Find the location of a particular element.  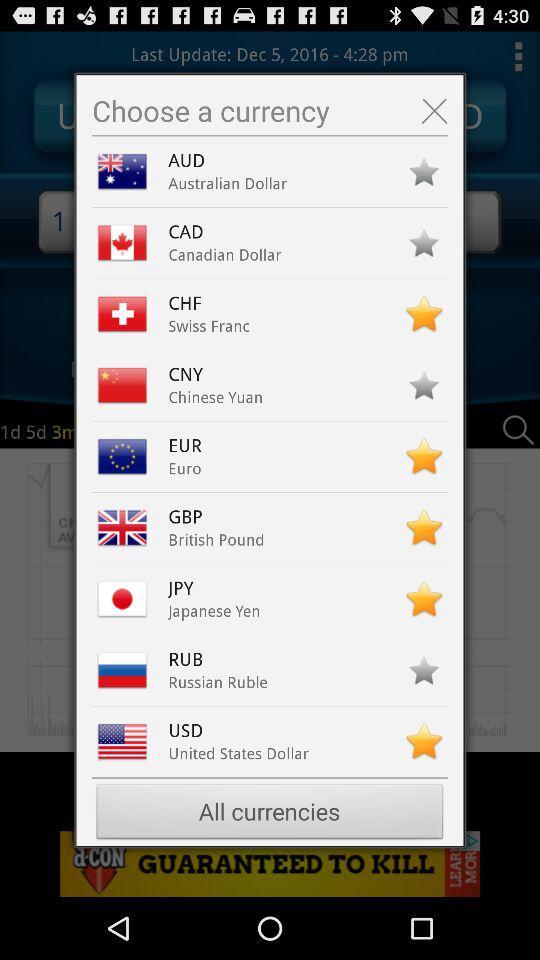

the app below british pound icon is located at coordinates (190, 588).